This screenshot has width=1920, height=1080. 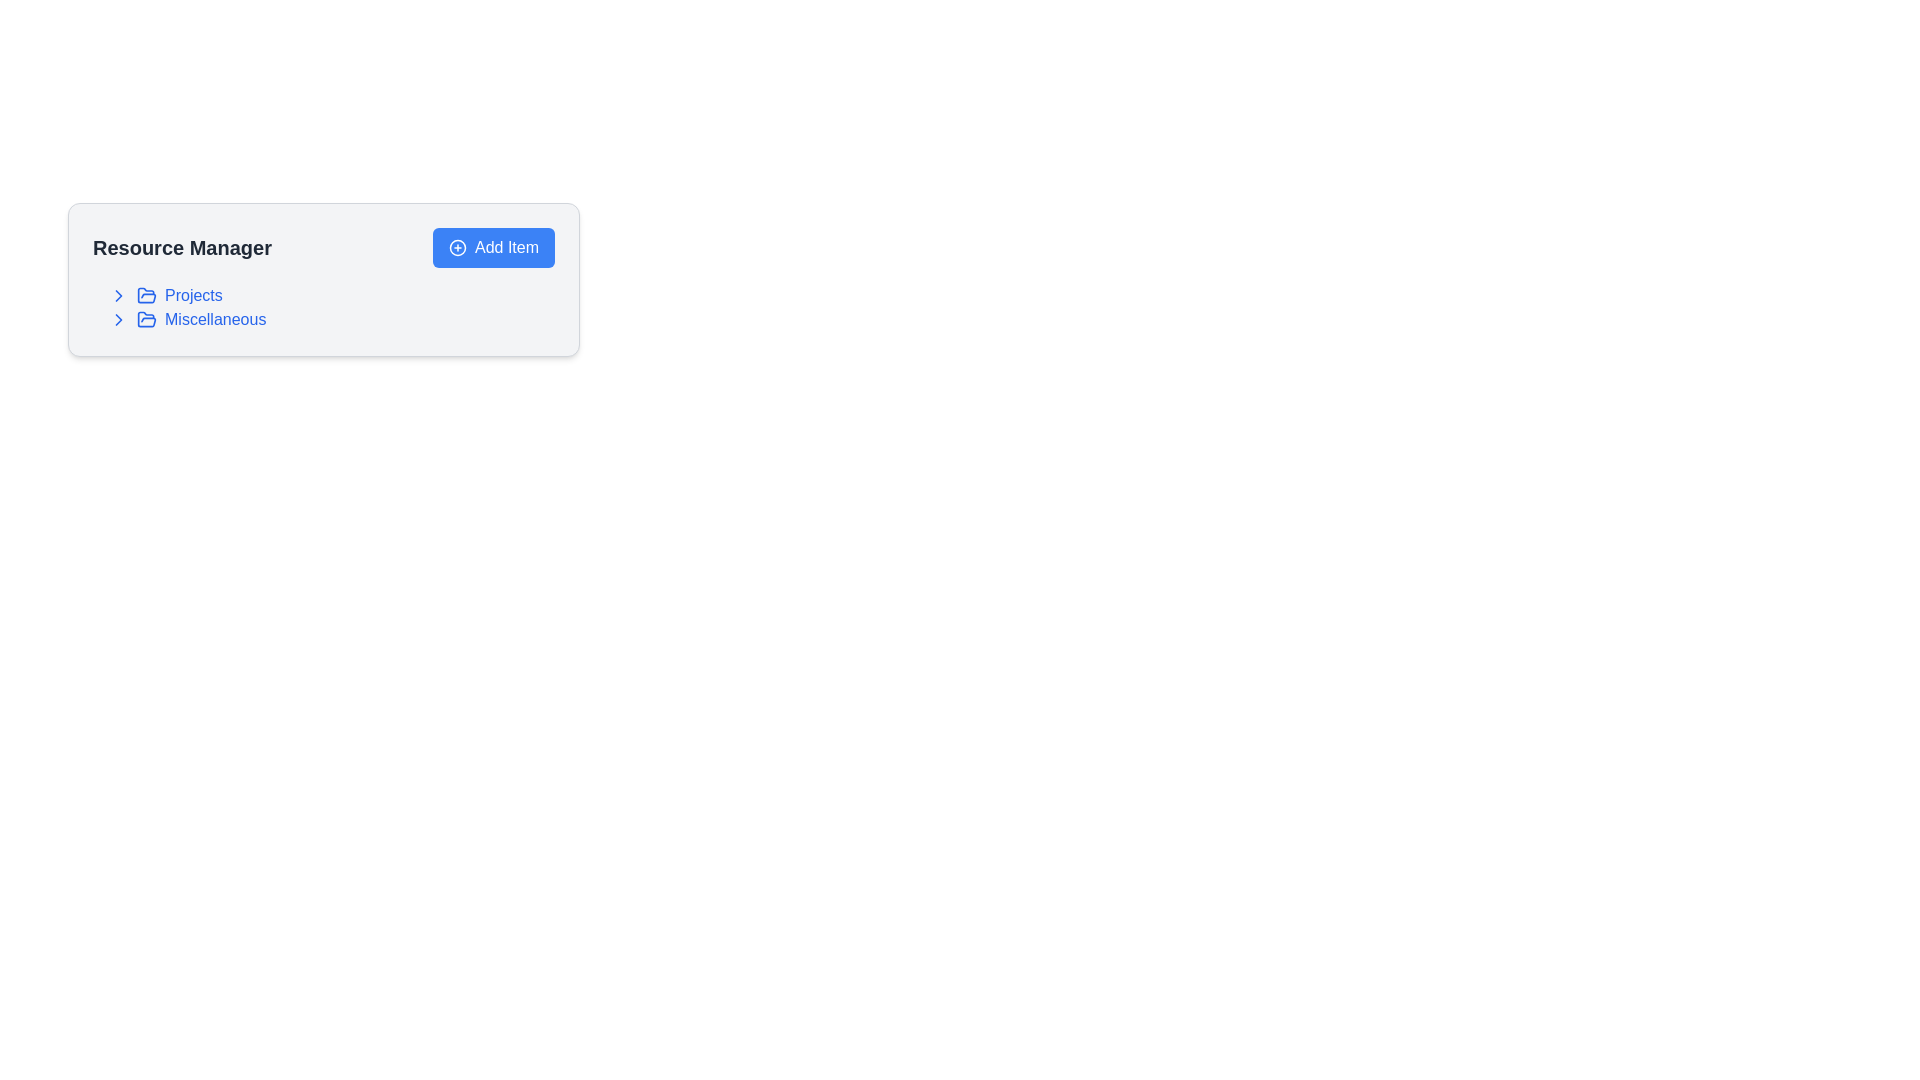 I want to click on the rightward pointing chevron icon styled as an outline, located to the left of the 'Projects' text in the 'Resource Manager' section, so click(x=118, y=296).